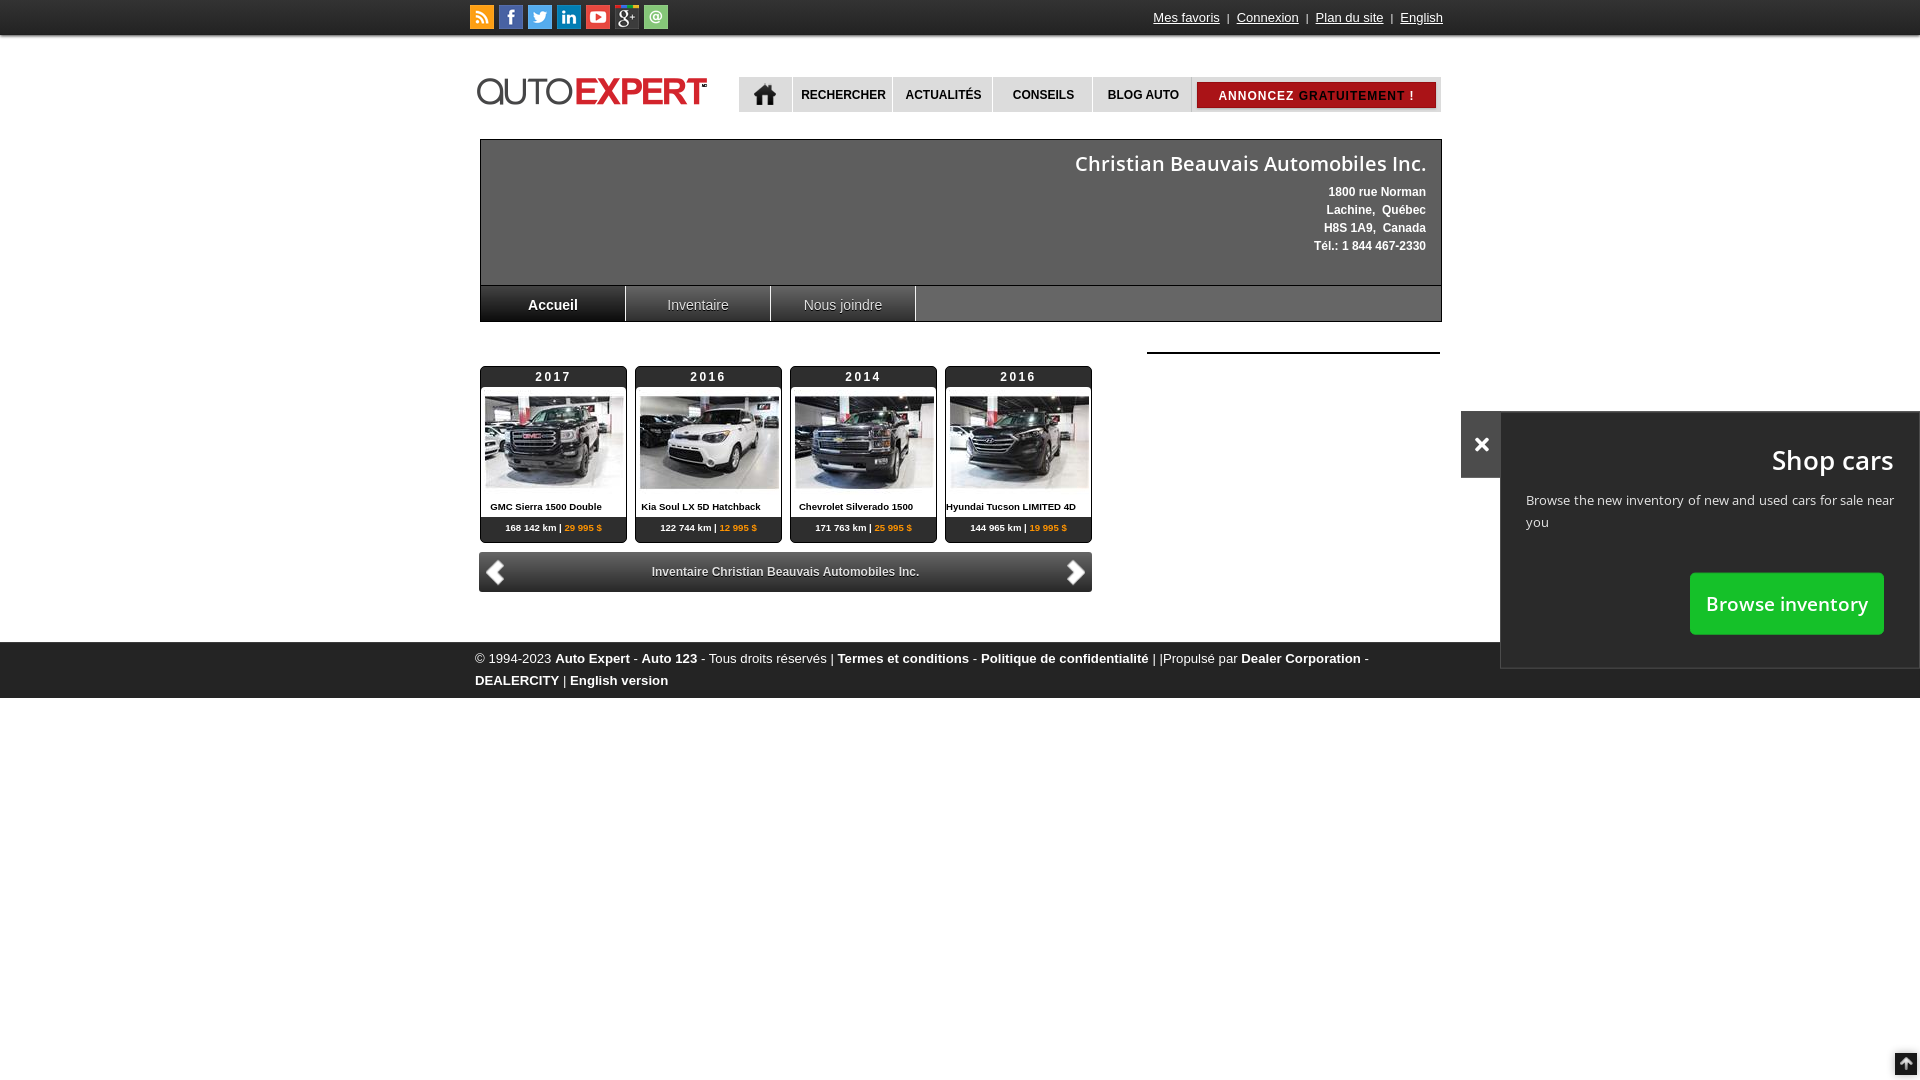 This screenshot has width=1920, height=1080. Describe the element at coordinates (510, 24) in the screenshot. I see `'Suivez autoExpert.ca sur Facebook'` at that location.